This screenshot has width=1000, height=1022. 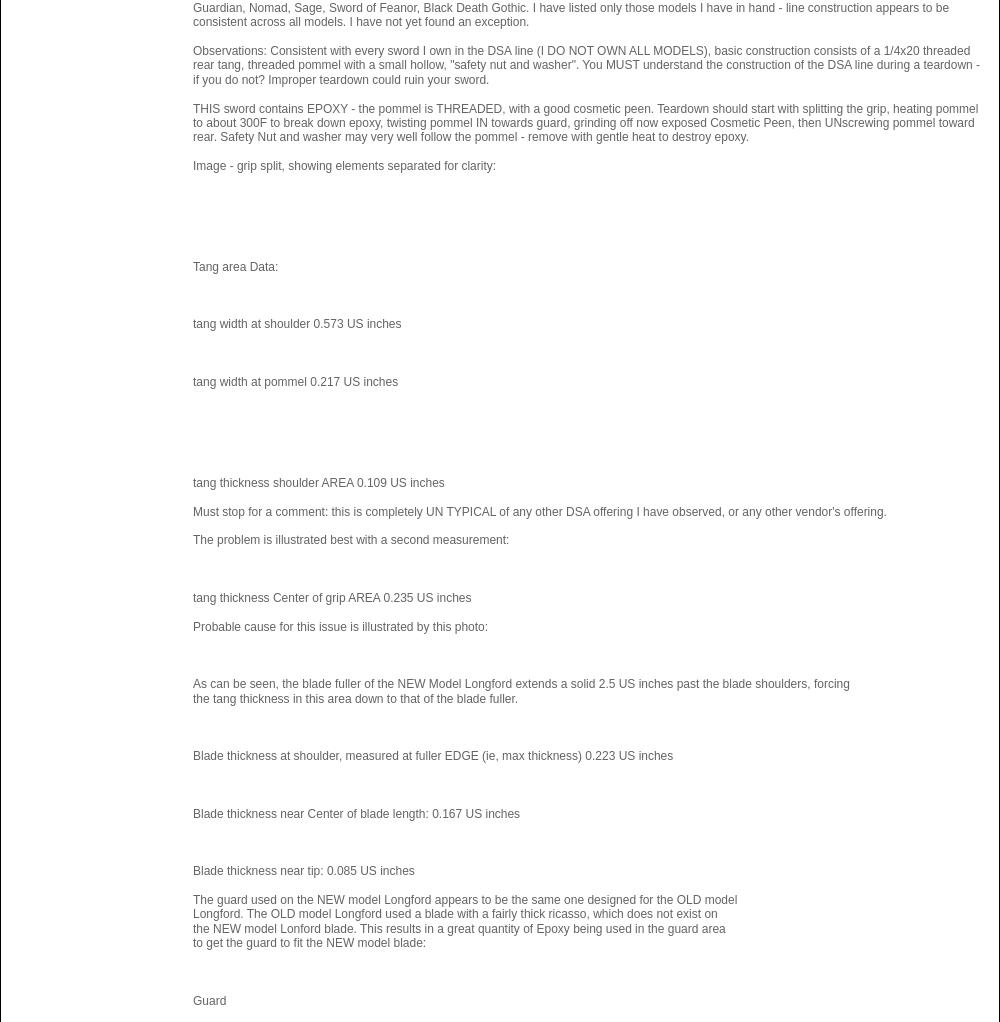 What do you see at coordinates (208, 1000) in the screenshot?
I see `'Guard'` at bounding box center [208, 1000].